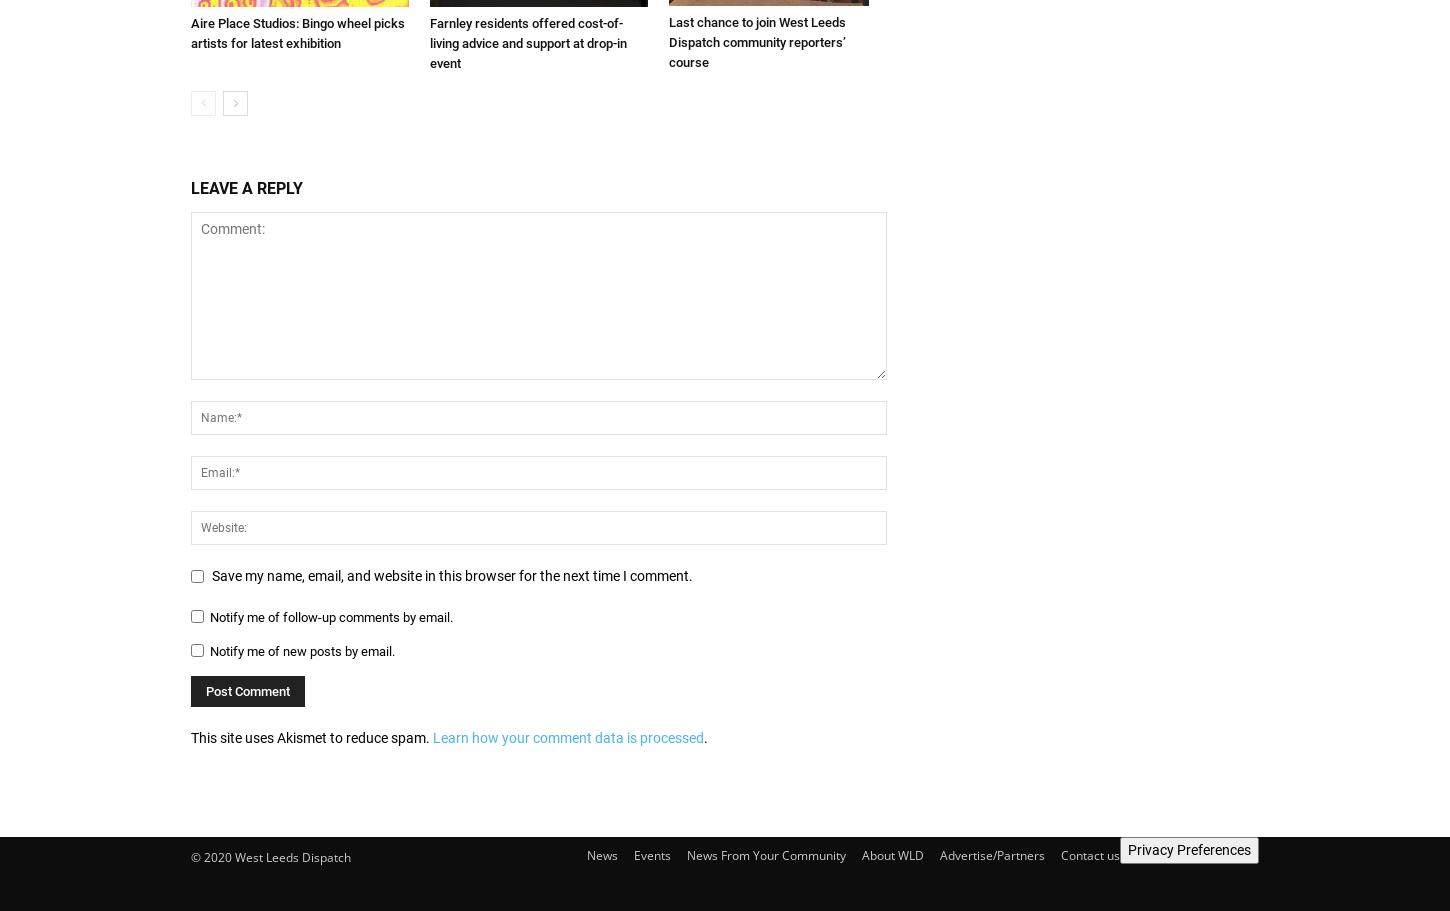 The width and height of the screenshot is (1450, 911). Describe the element at coordinates (705, 737) in the screenshot. I see `'.'` at that location.